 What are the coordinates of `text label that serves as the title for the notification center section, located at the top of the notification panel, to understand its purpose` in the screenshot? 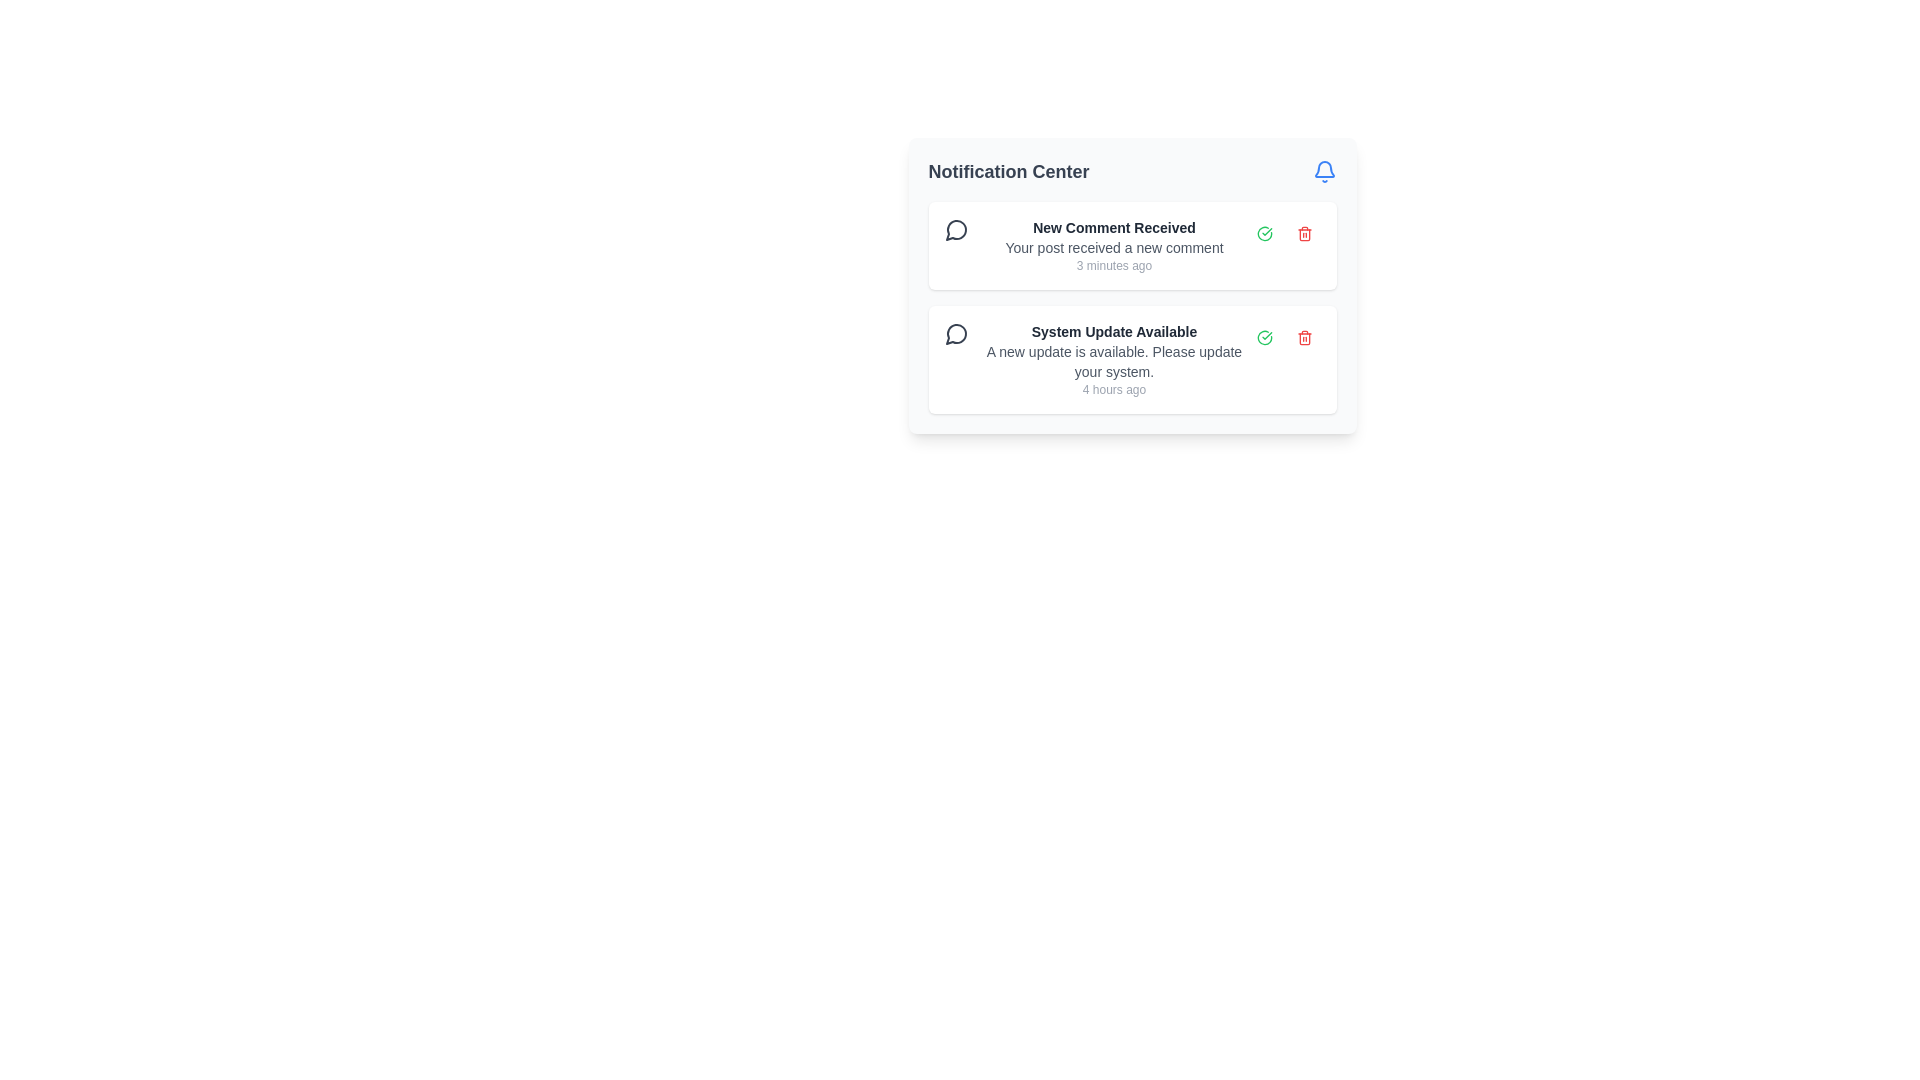 It's located at (1008, 171).